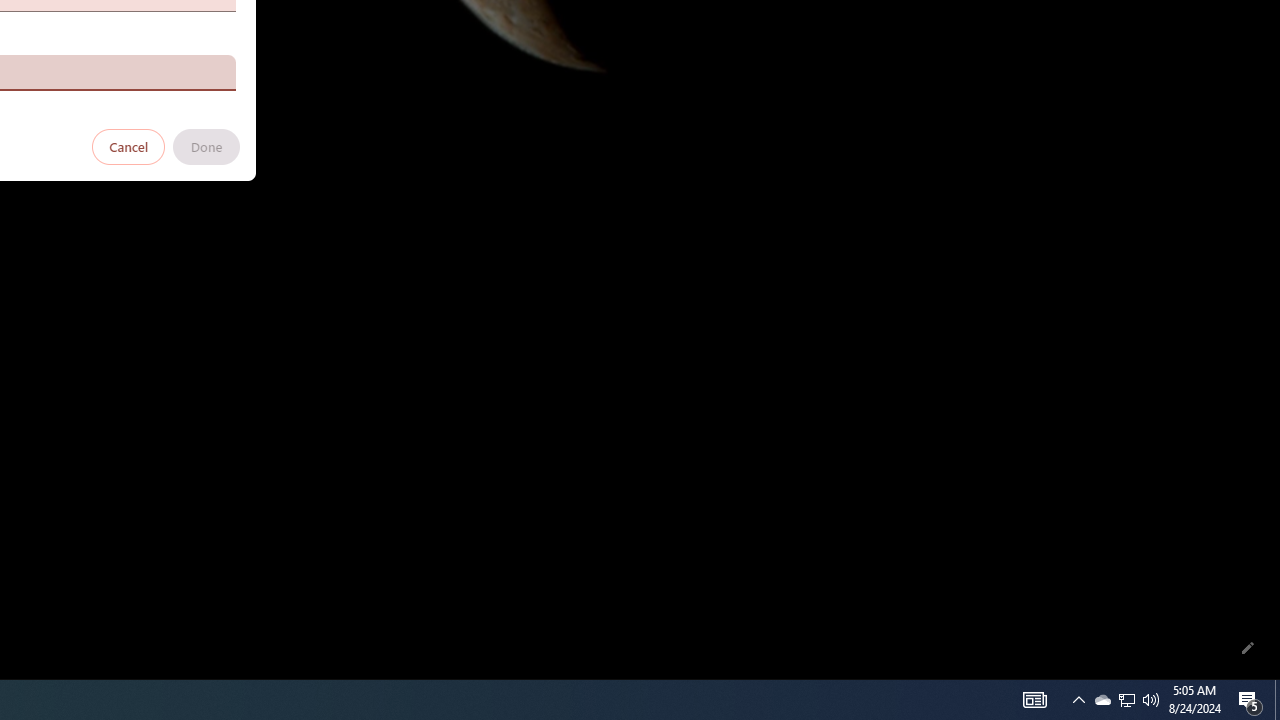 The height and width of the screenshot is (720, 1280). I want to click on 'Cancel', so click(128, 145).